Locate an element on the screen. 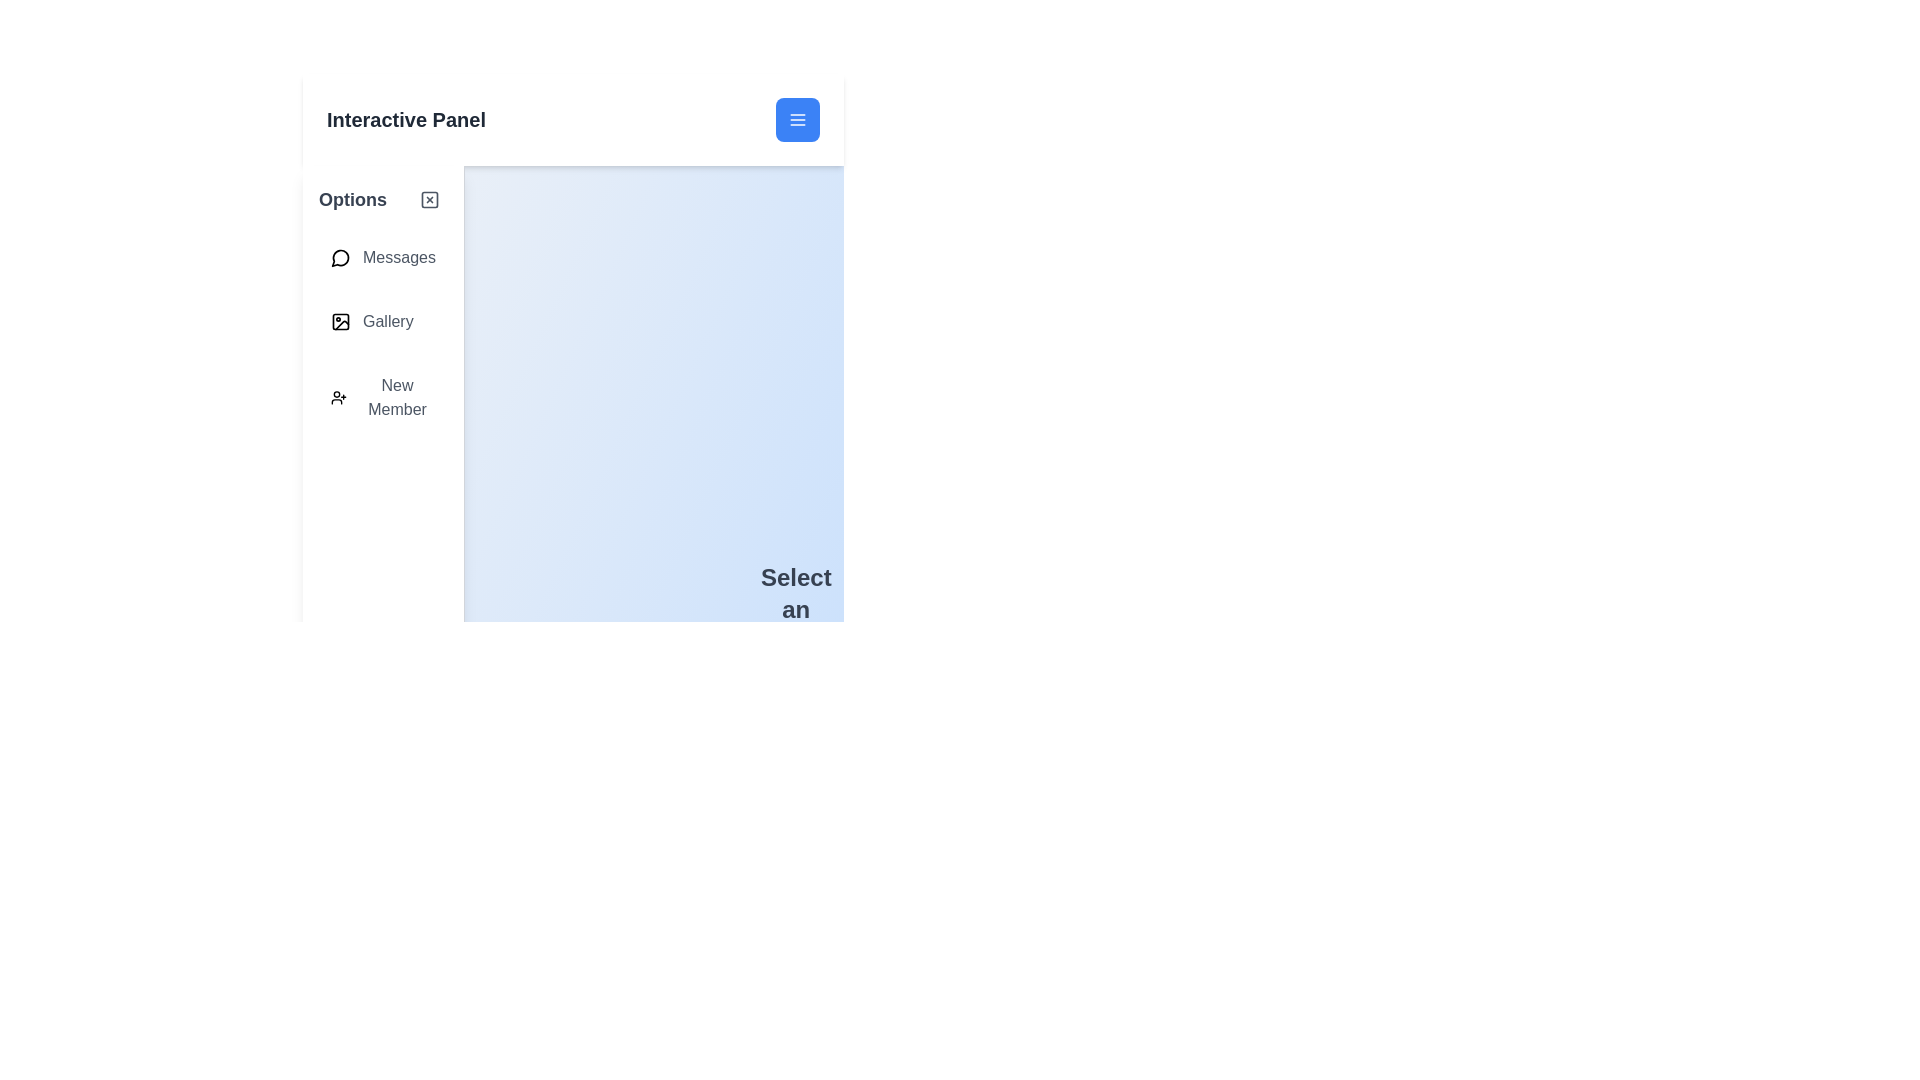 This screenshot has width=1920, height=1080. the 'Gallery' text label in the side navigation menu is located at coordinates (388, 320).